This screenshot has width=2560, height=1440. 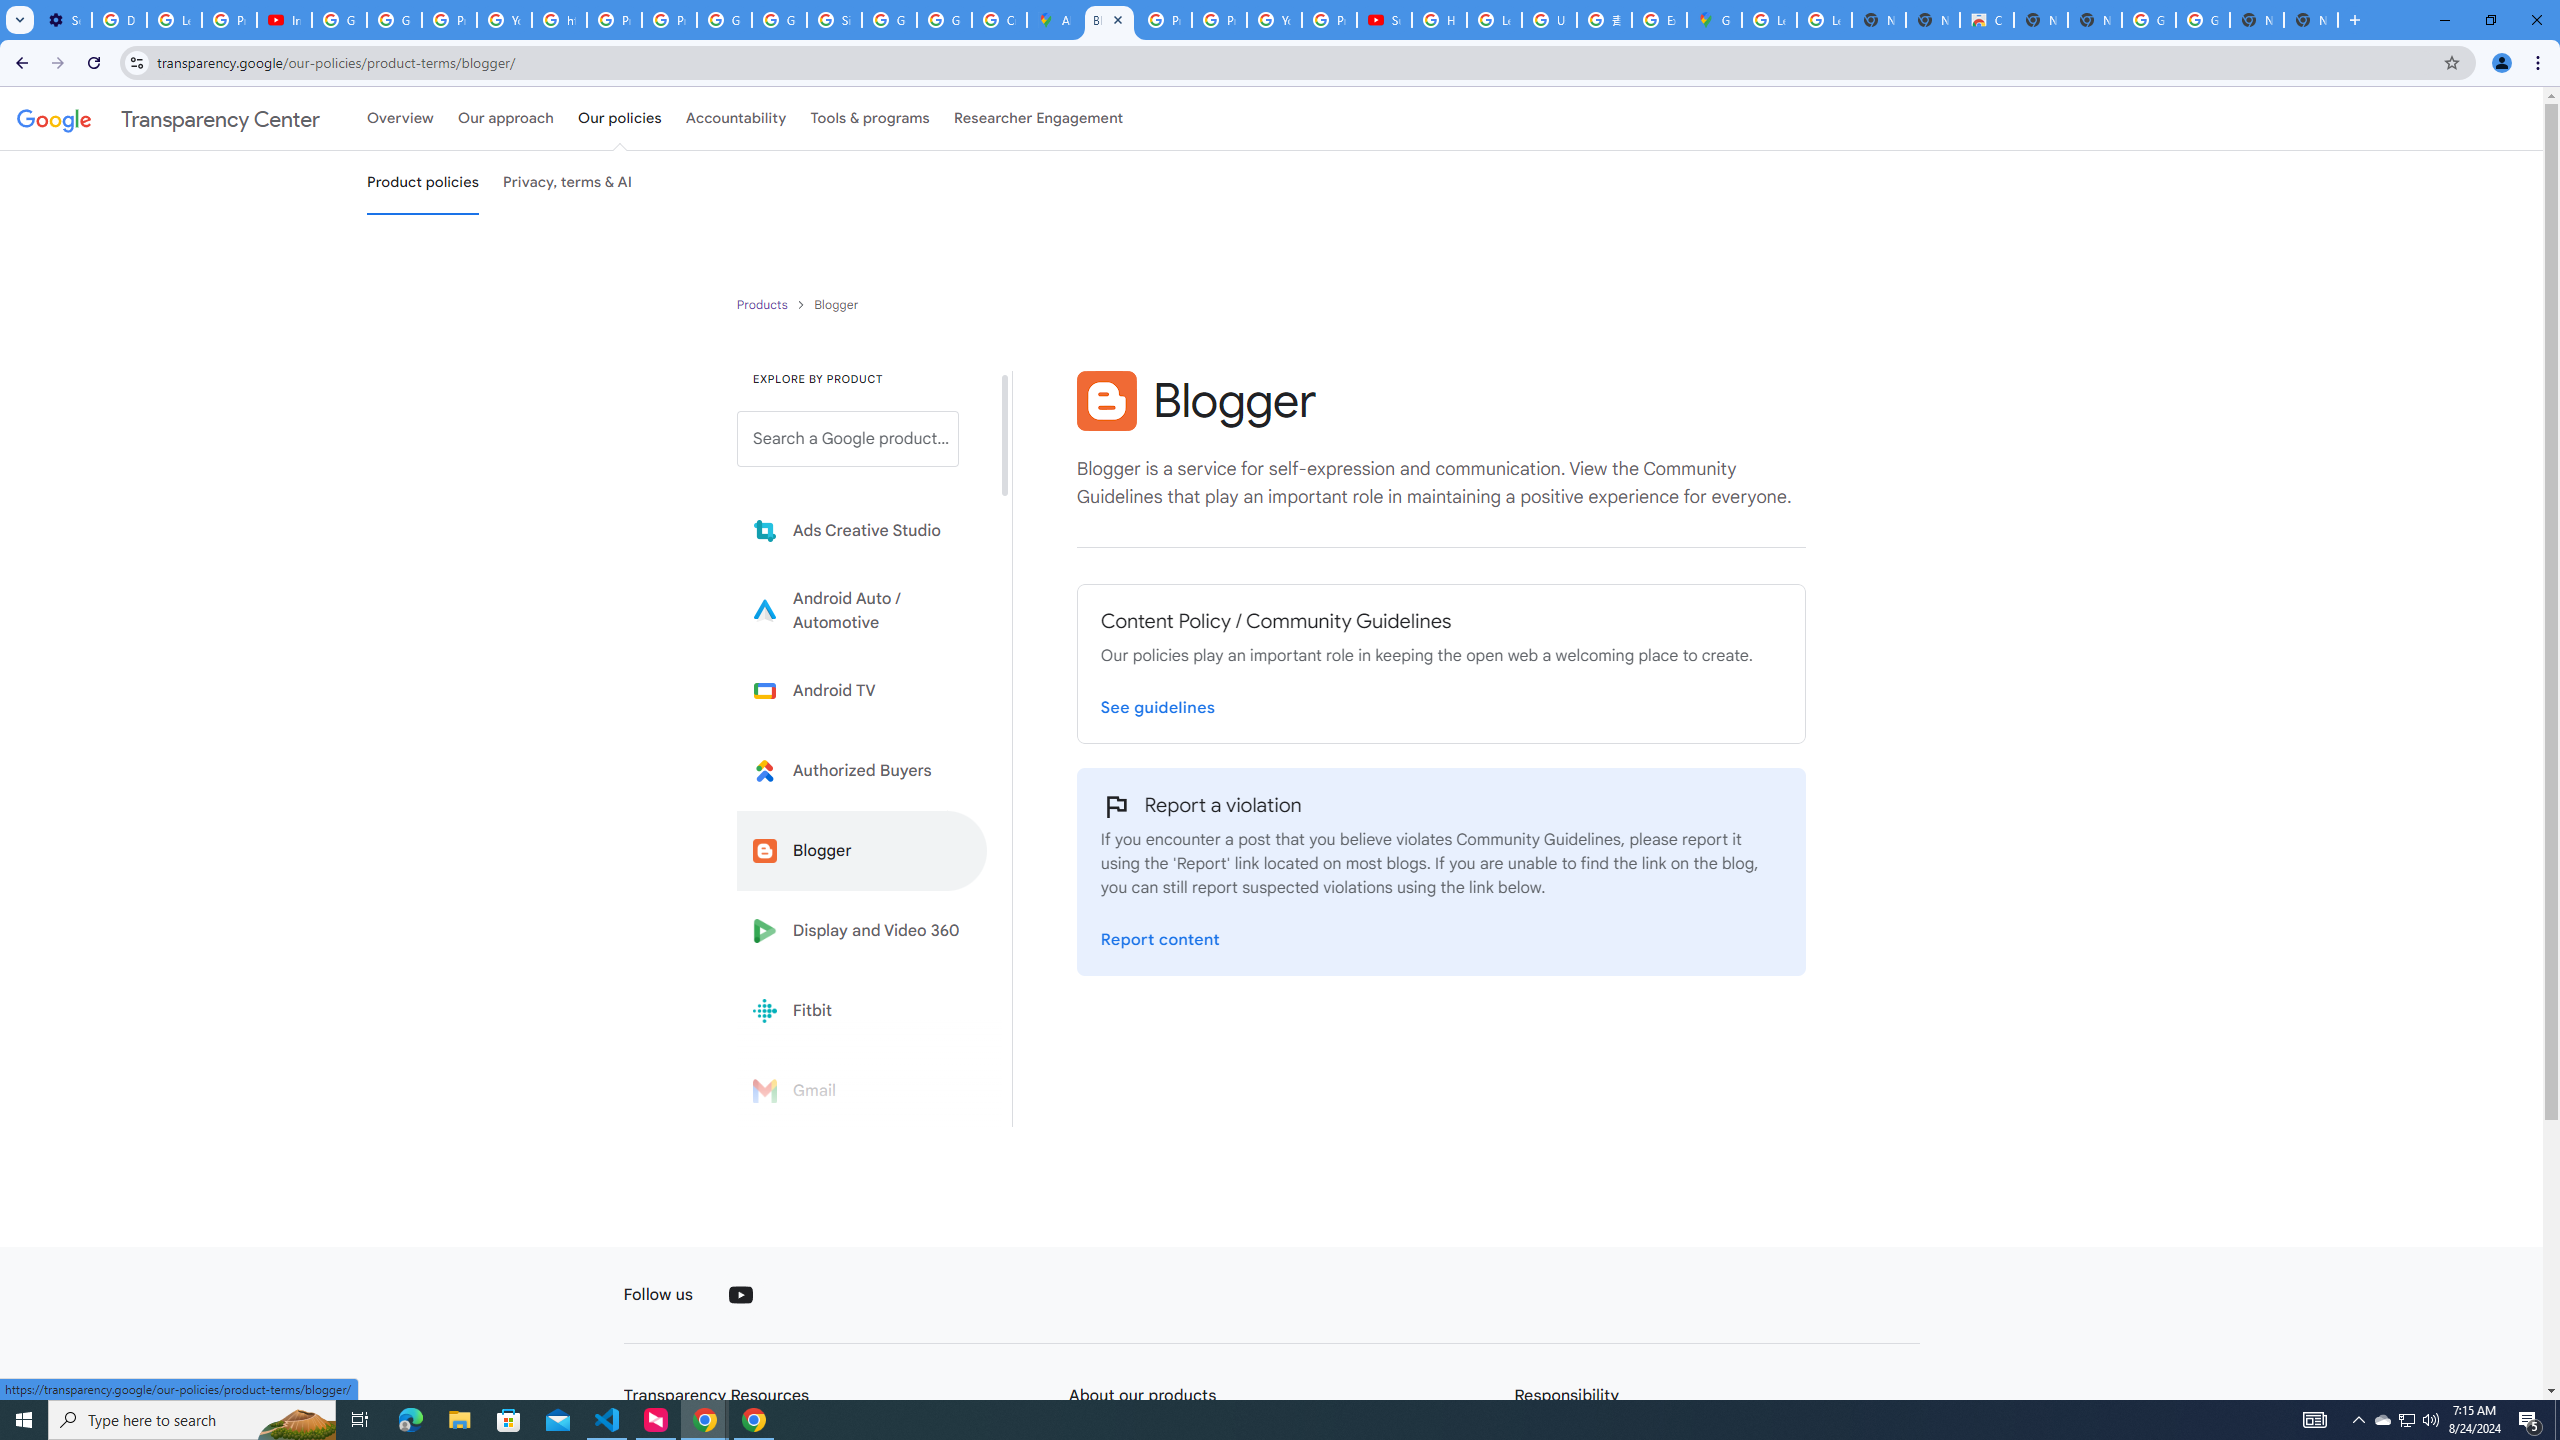 What do you see at coordinates (861, 610) in the screenshot?
I see `'Learn more about Android Auto'` at bounding box center [861, 610].